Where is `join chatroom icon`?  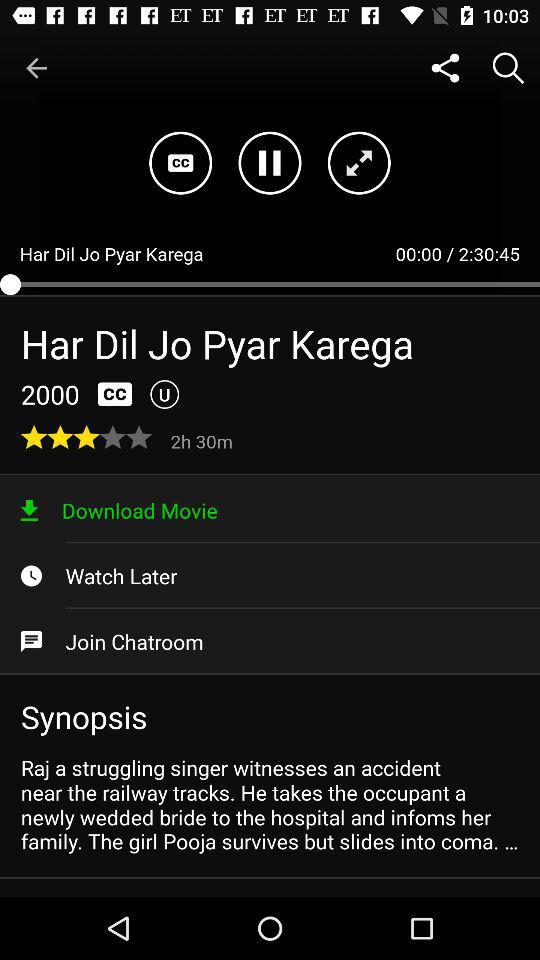
join chatroom icon is located at coordinates (270, 640).